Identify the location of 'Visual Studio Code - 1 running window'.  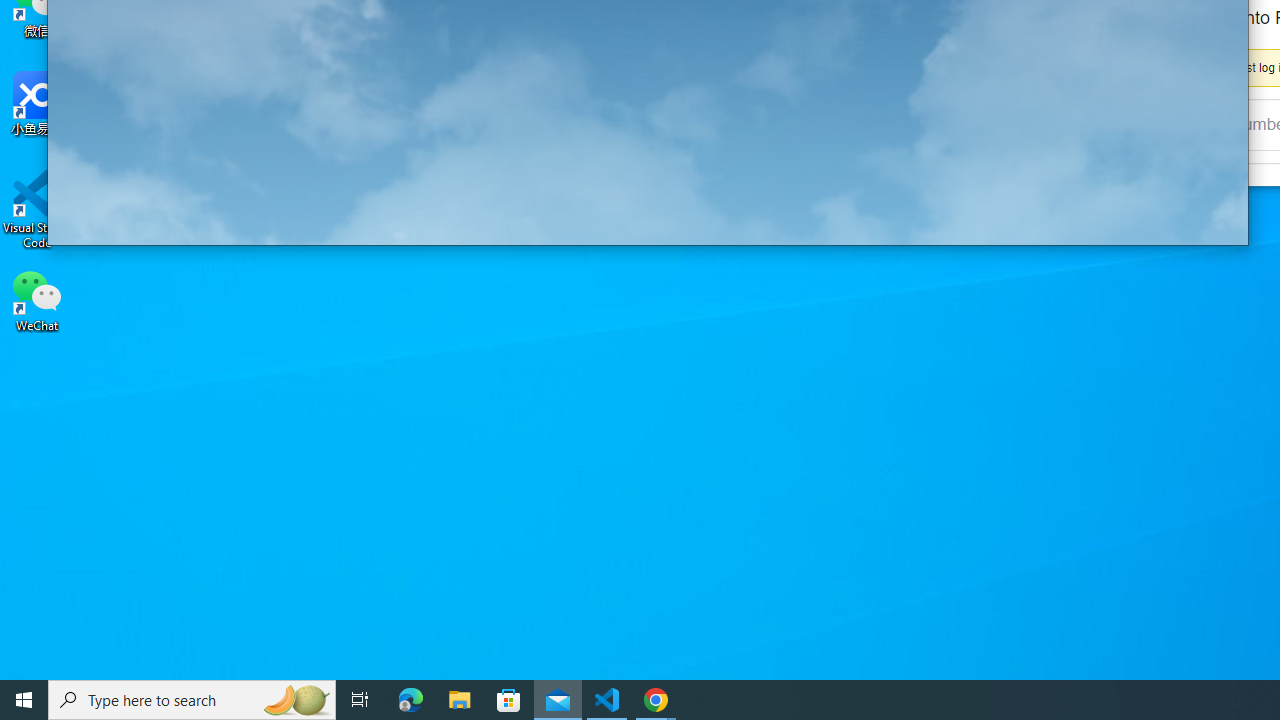
(606, 698).